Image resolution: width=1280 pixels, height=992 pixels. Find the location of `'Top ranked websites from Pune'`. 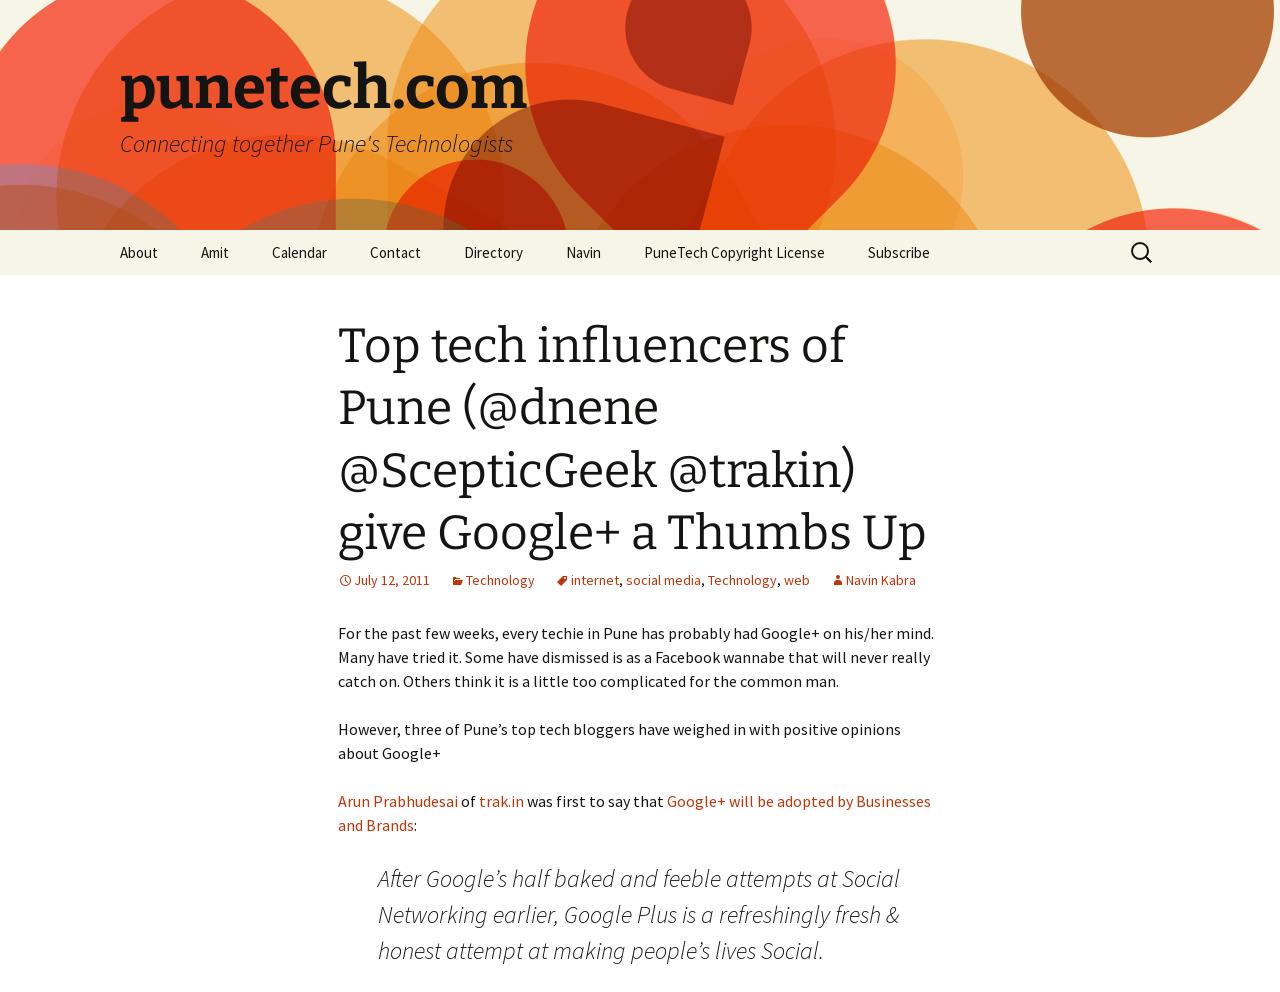

'Top ranked websites from Pune' is located at coordinates (529, 305).